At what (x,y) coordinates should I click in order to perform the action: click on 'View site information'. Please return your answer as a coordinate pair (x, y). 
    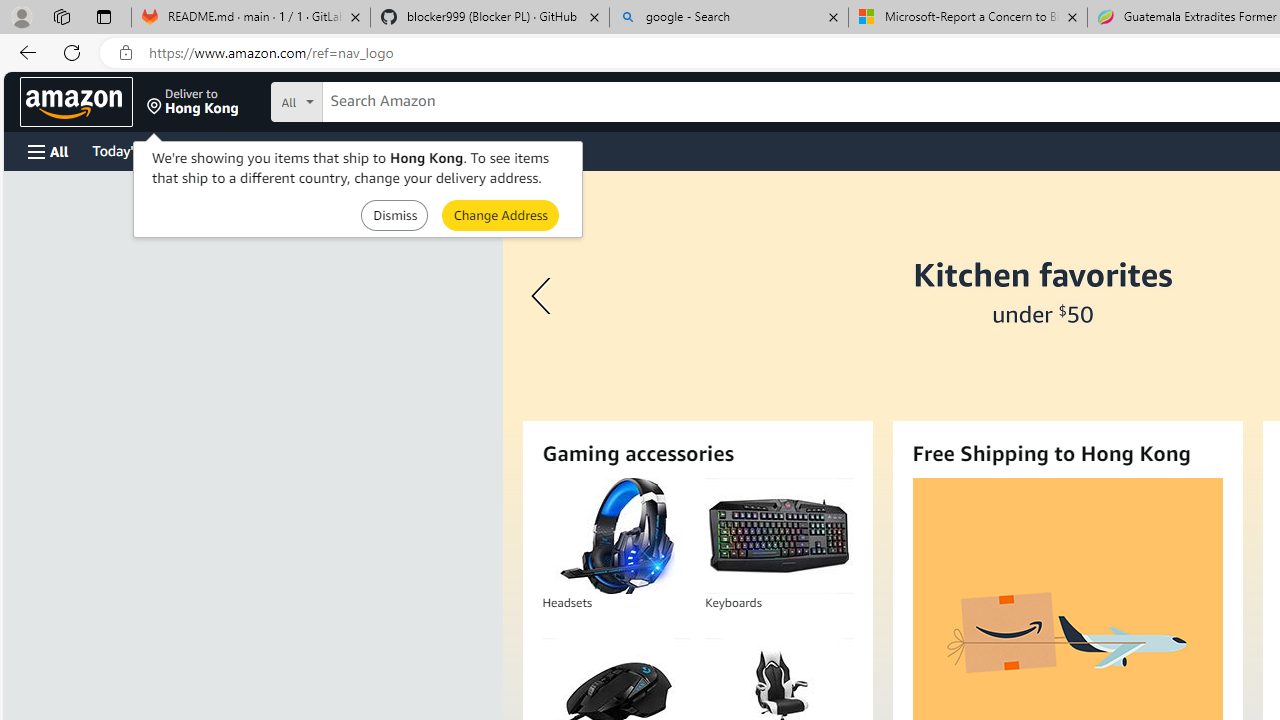
    Looking at the image, I should click on (125, 52).